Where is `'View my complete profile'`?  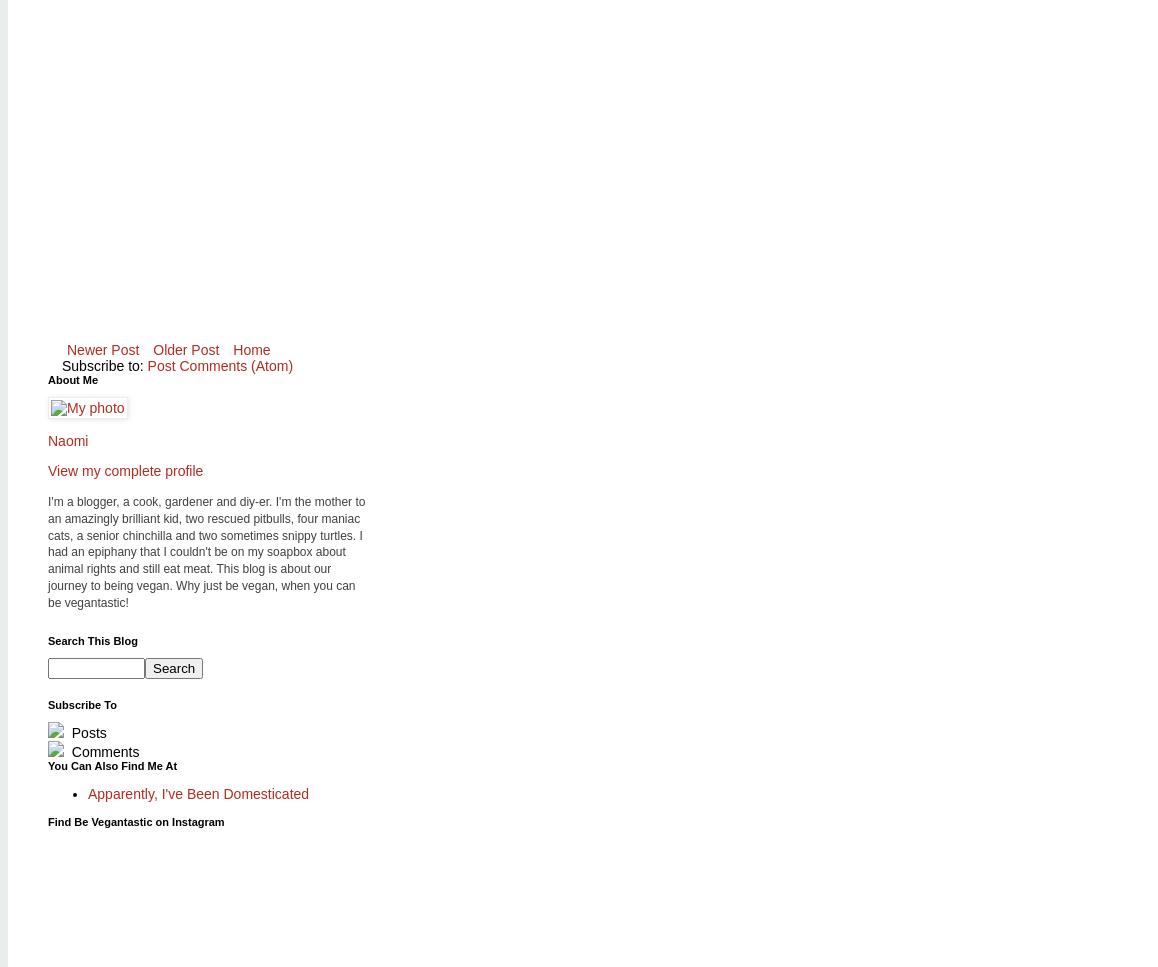 'View my complete profile' is located at coordinates (124, 471).